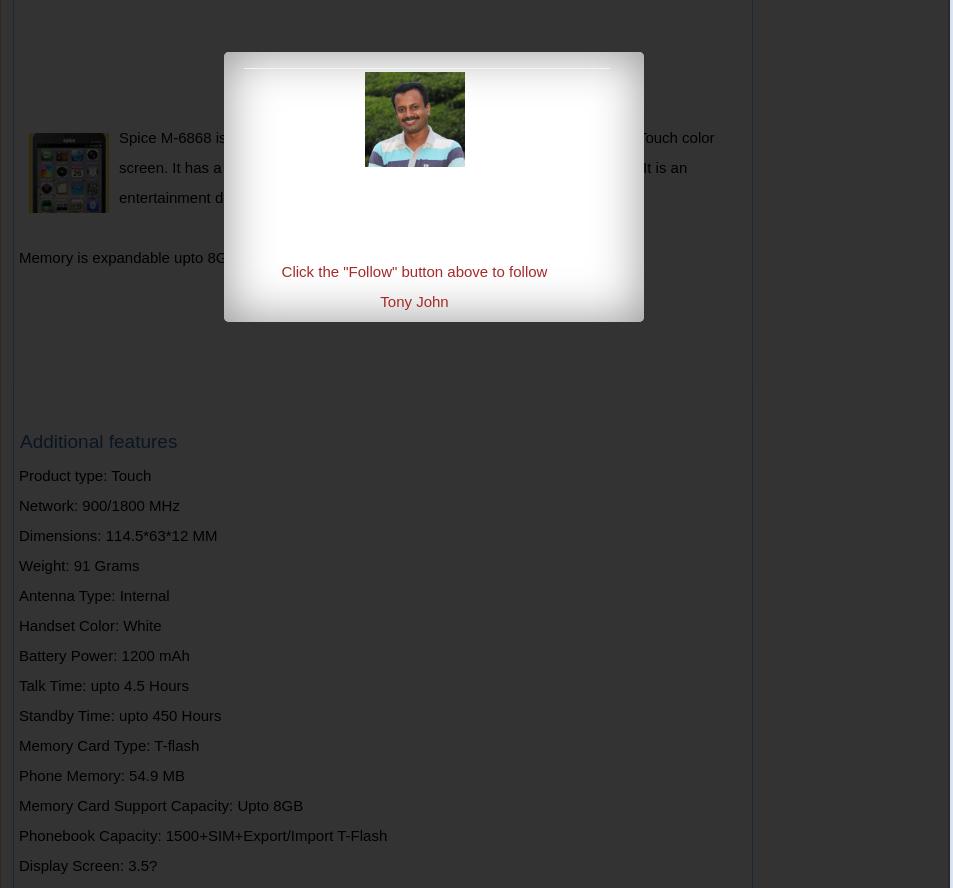  What do you see at coordinates (100, 774) in the screenshot?
I see `'Phone Memory: 54.9 MB'` at bounding box center [100, 774].